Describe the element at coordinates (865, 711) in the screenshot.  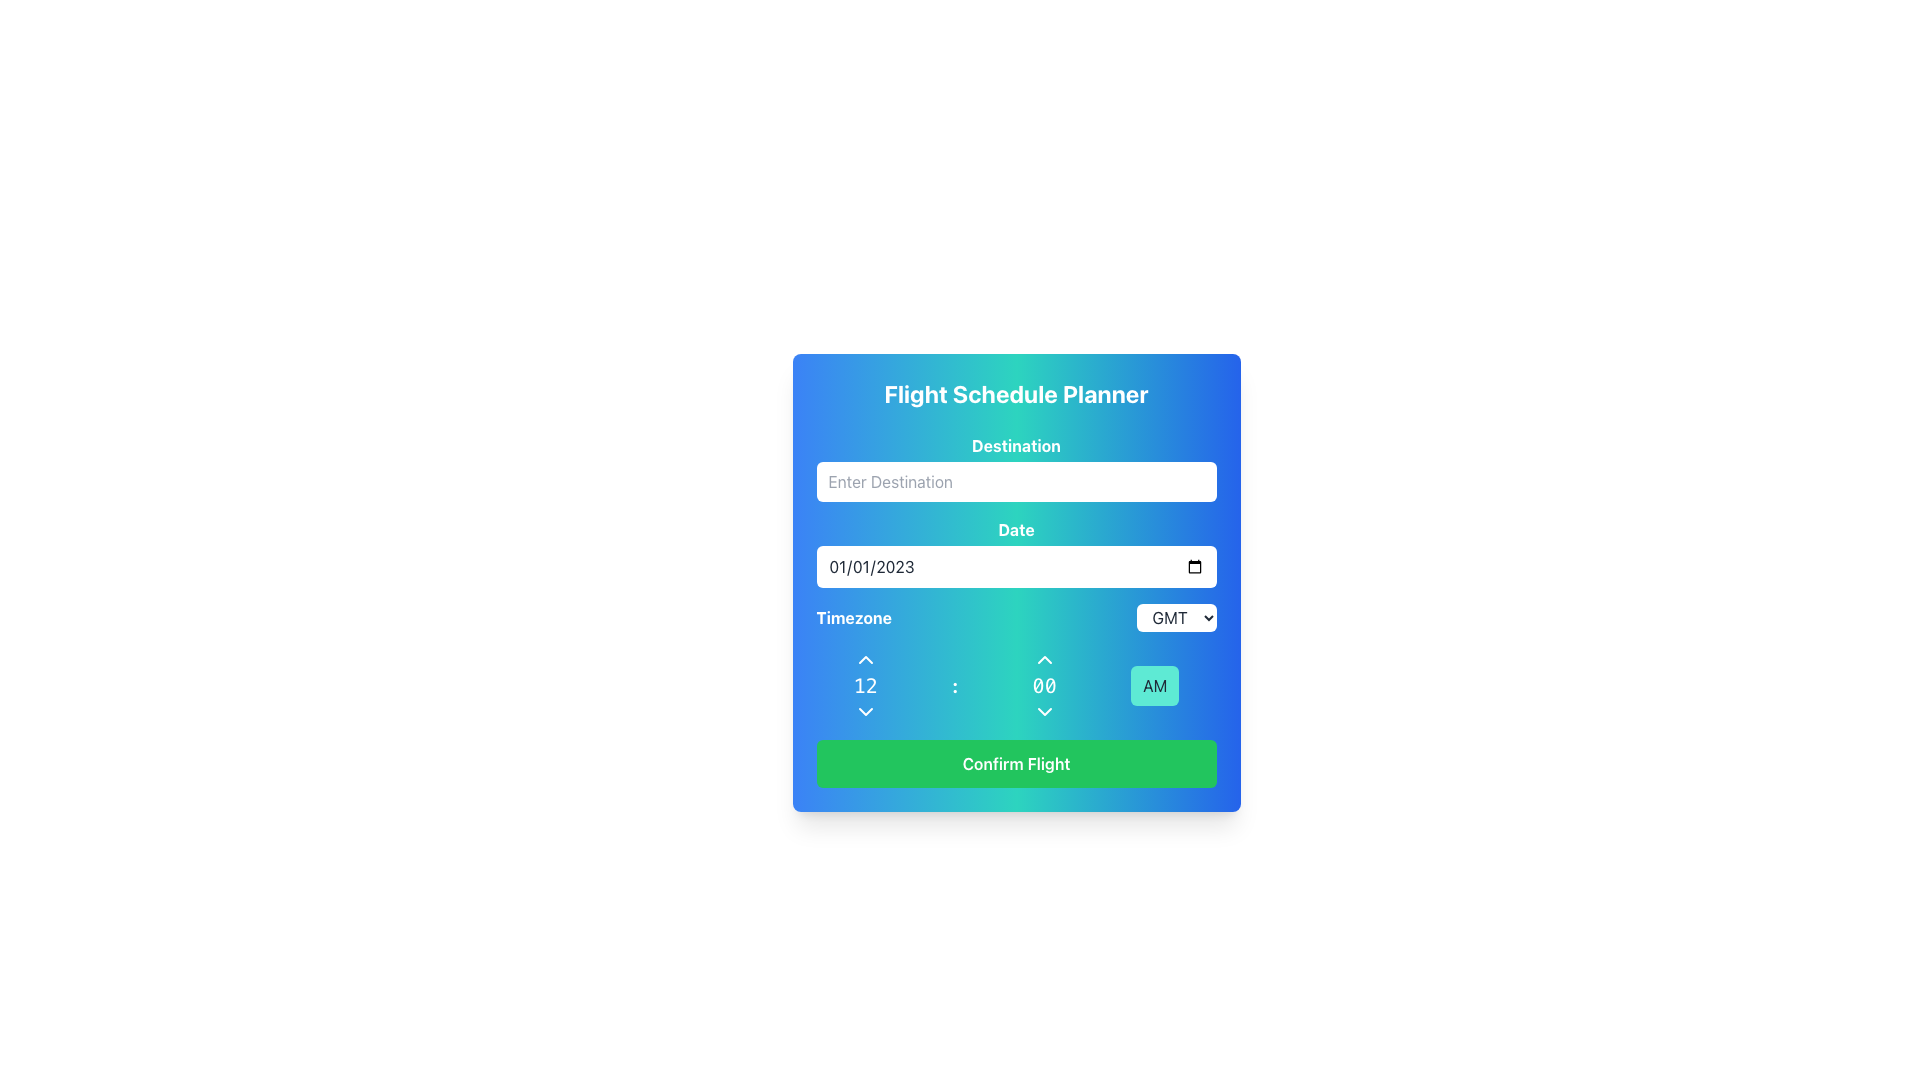
I see `the downward-facing chevron button located below the number '12' in the vertical time selector to trigger any applicable hover effects` at that location.